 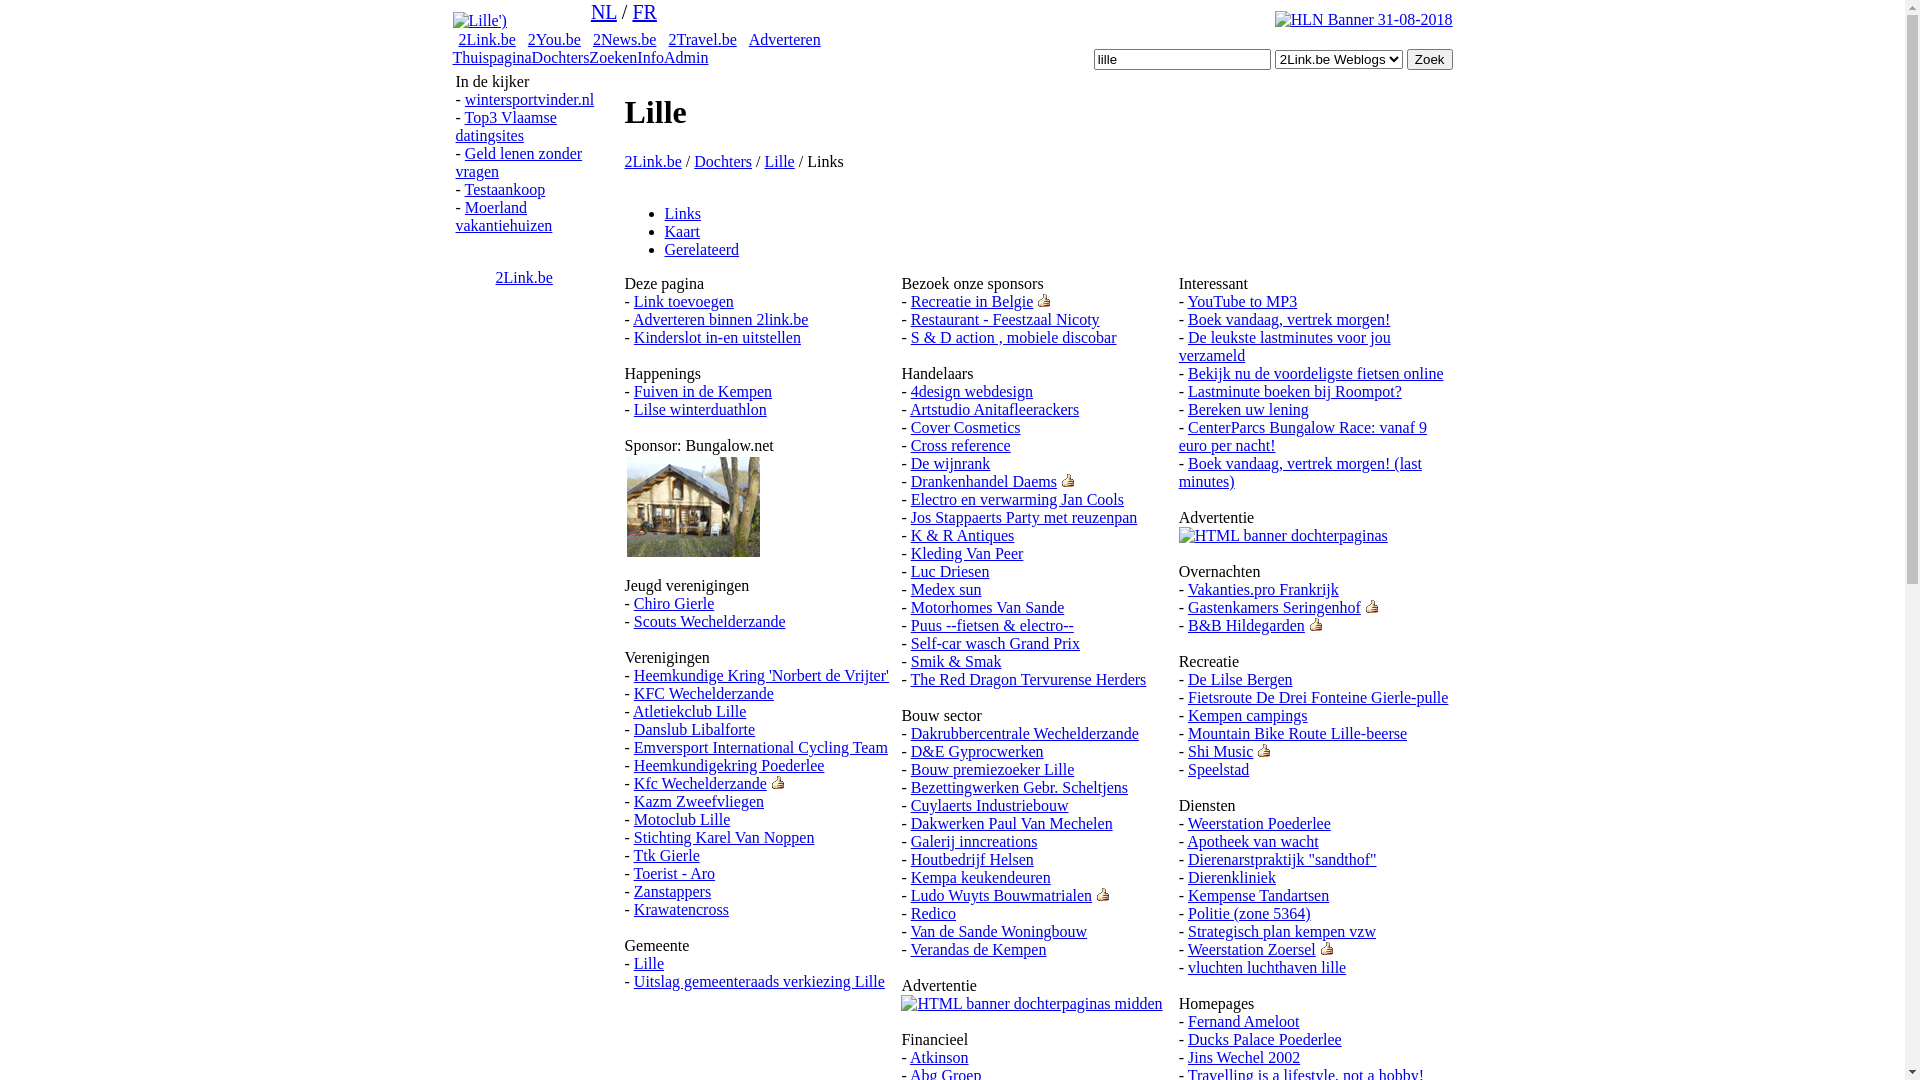 What do you see at coordinates (505, 189) in the screenshot?
I see `'Testaankoop'` at bounding box center [505, 189].